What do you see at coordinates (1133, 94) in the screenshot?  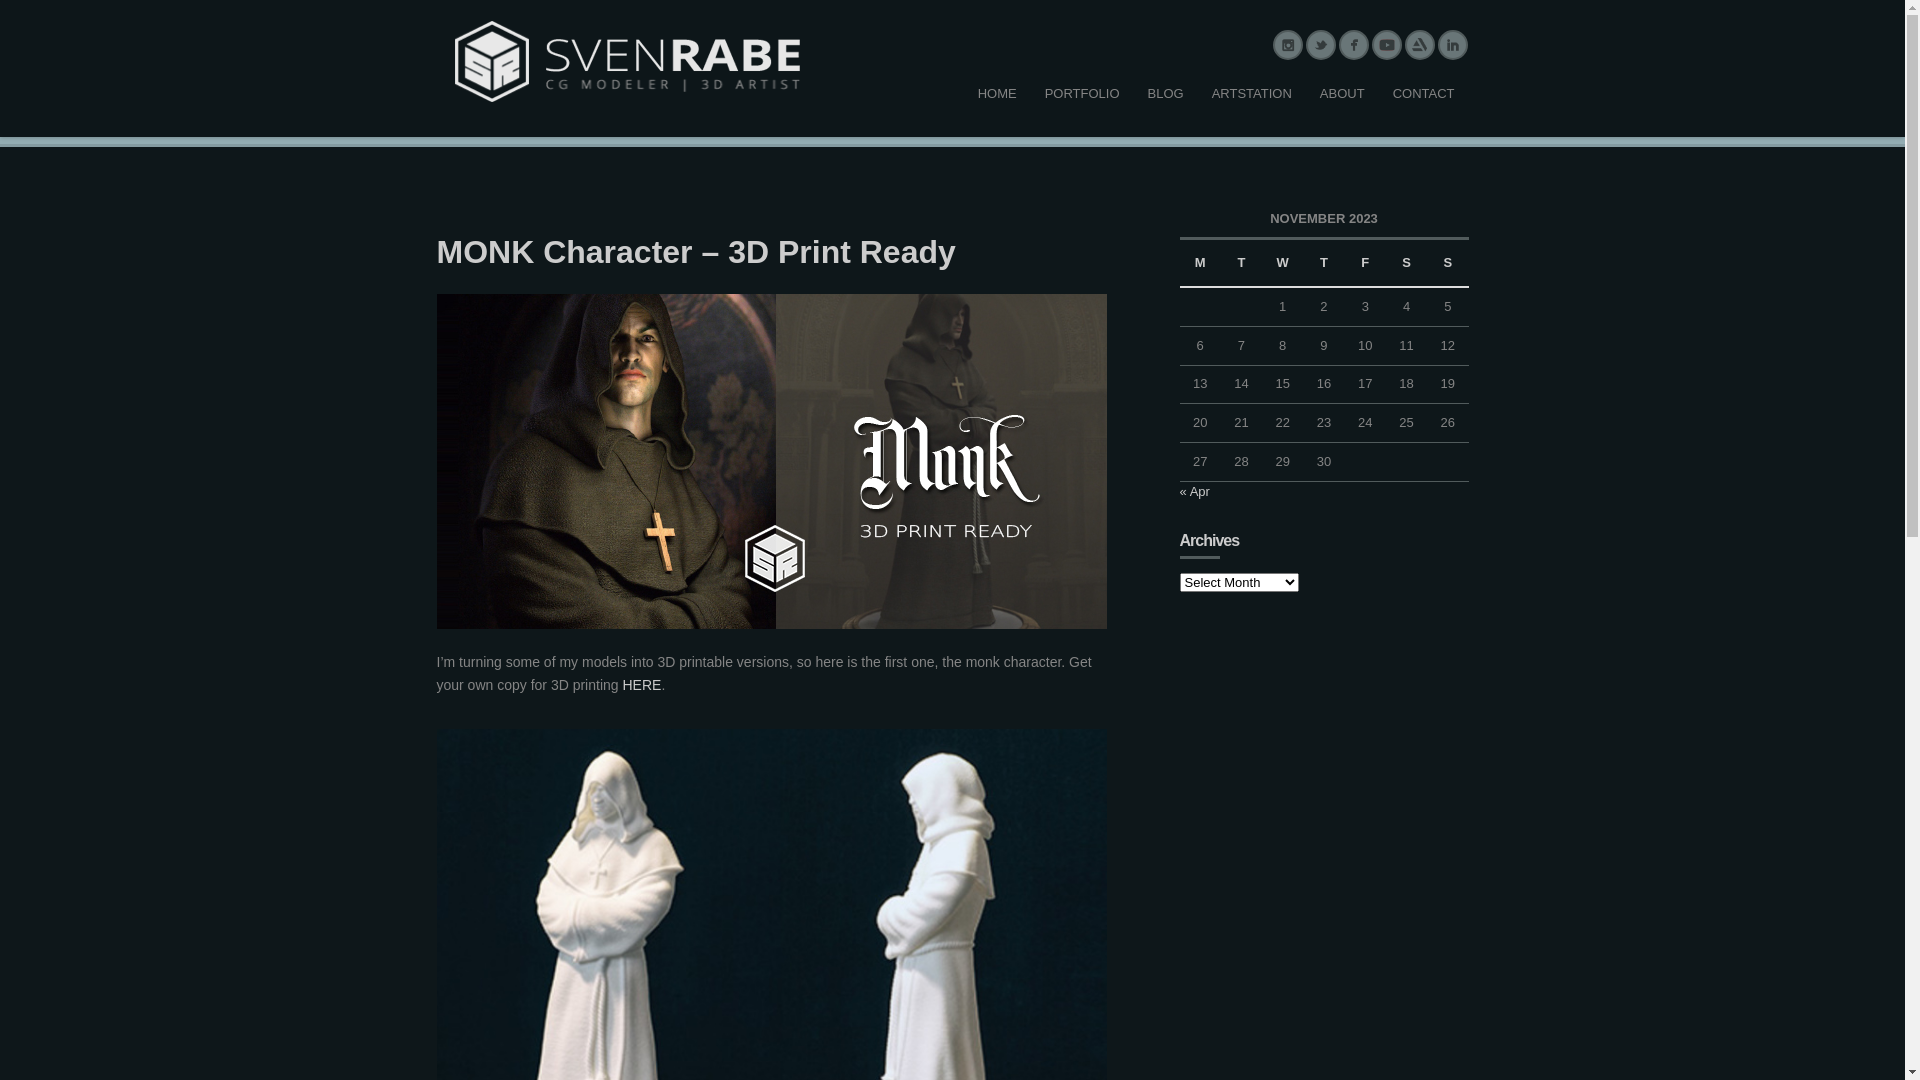 I see `'BLOG'` at bounding box center [1133, 94].